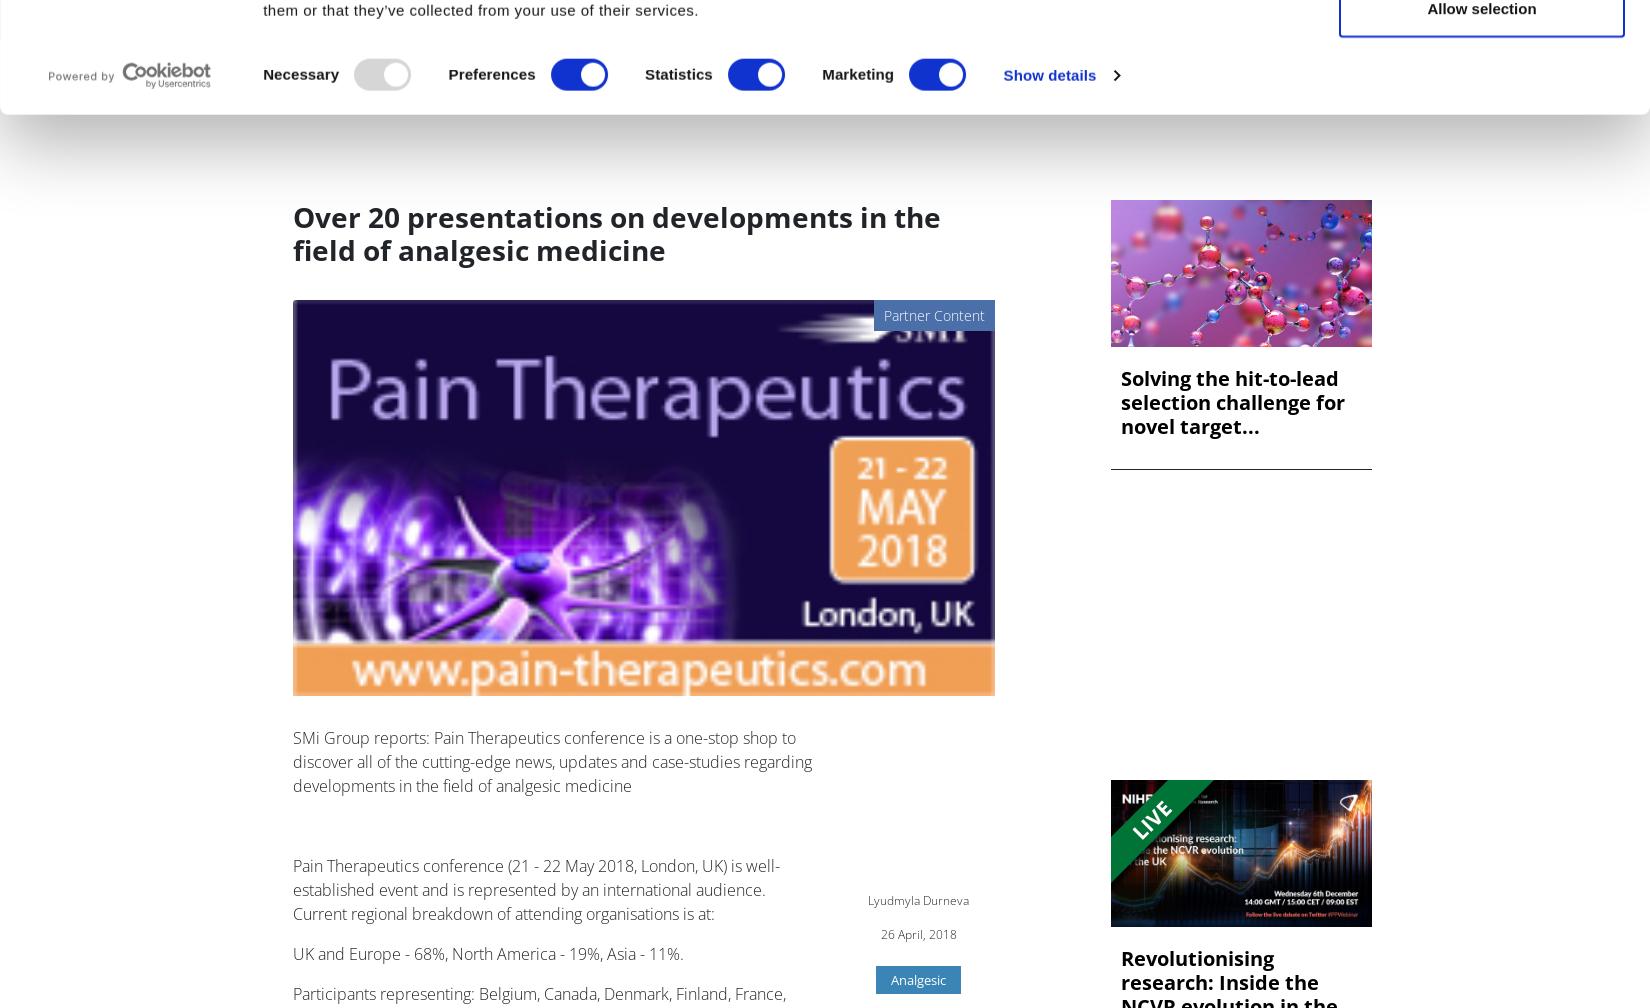 The width and height of the screenshot is (1650, 1008). What do you see at coordinates (789, 81) in the screenshot?
I see `'Deep Dive'` at bounding box center [789, 81].